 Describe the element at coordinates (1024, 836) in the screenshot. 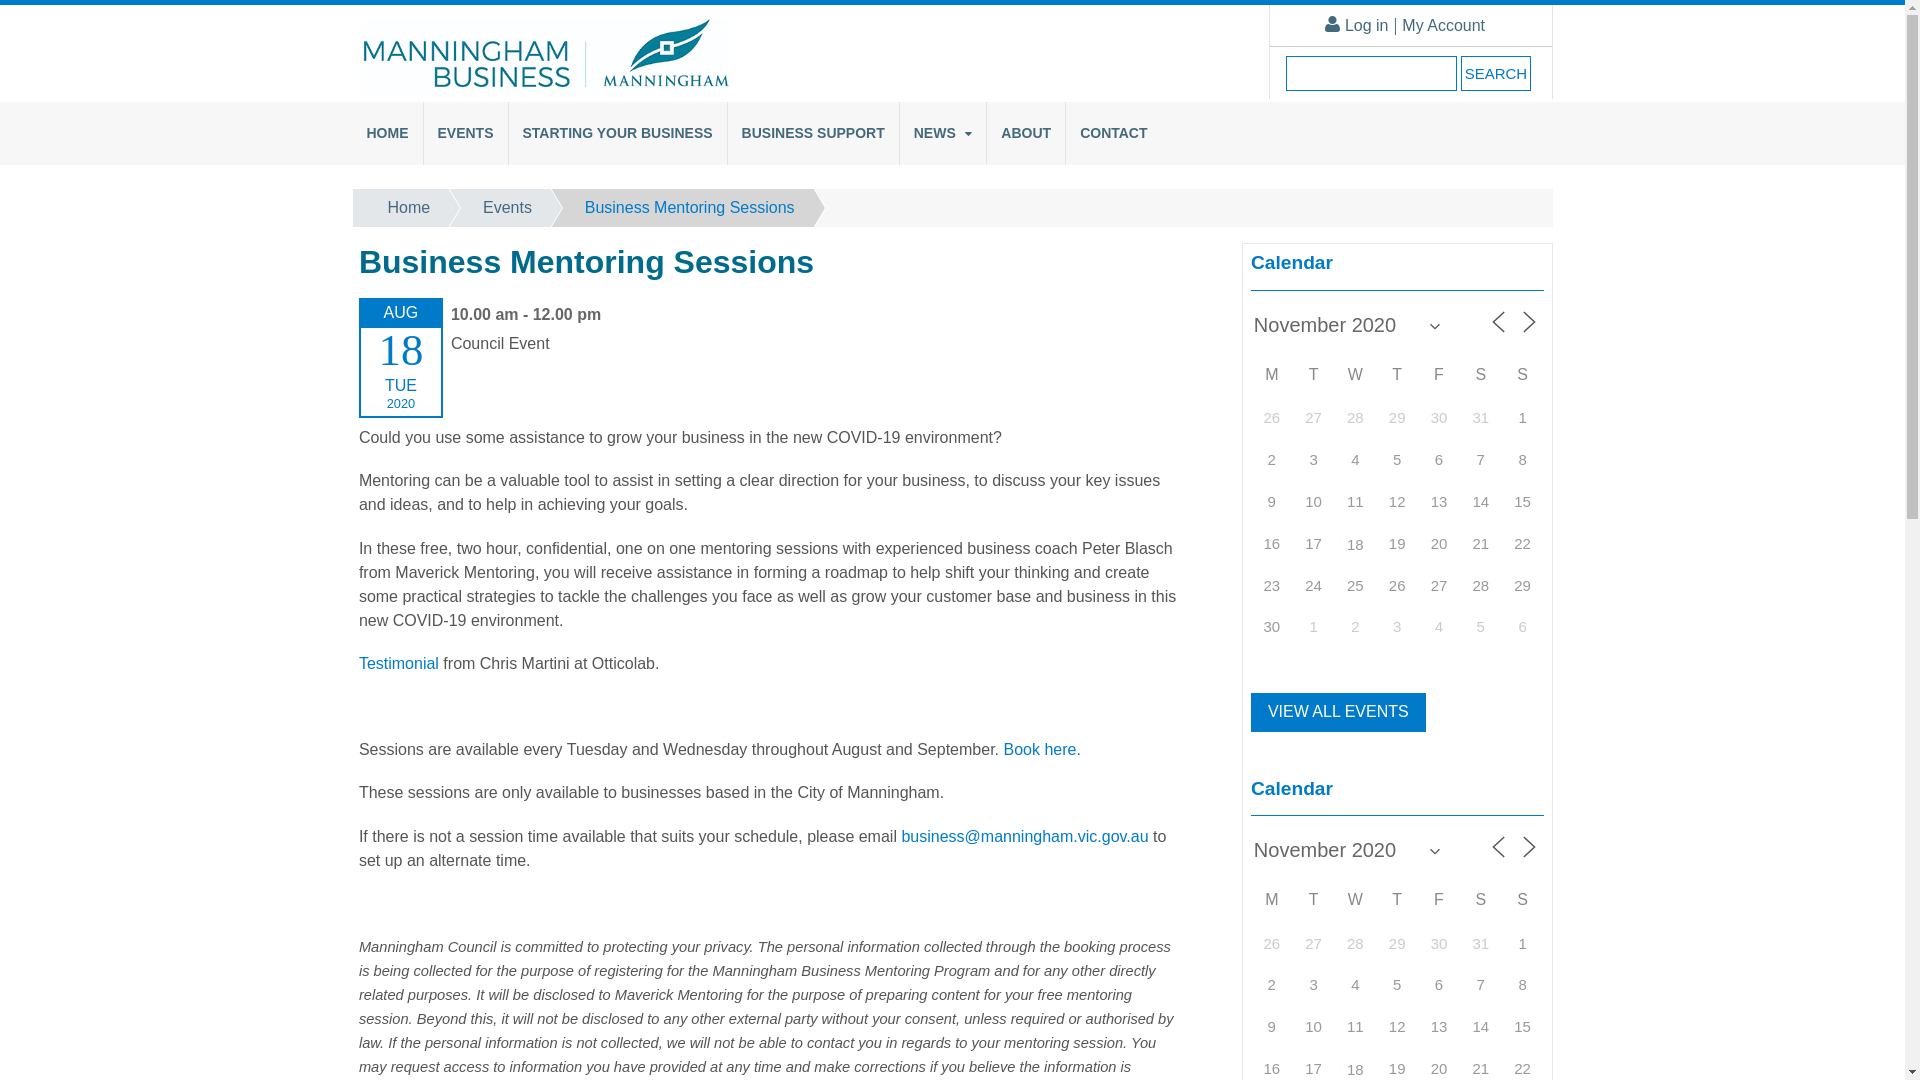

I see `'business@manningham.vic.gov.au'` at that location.